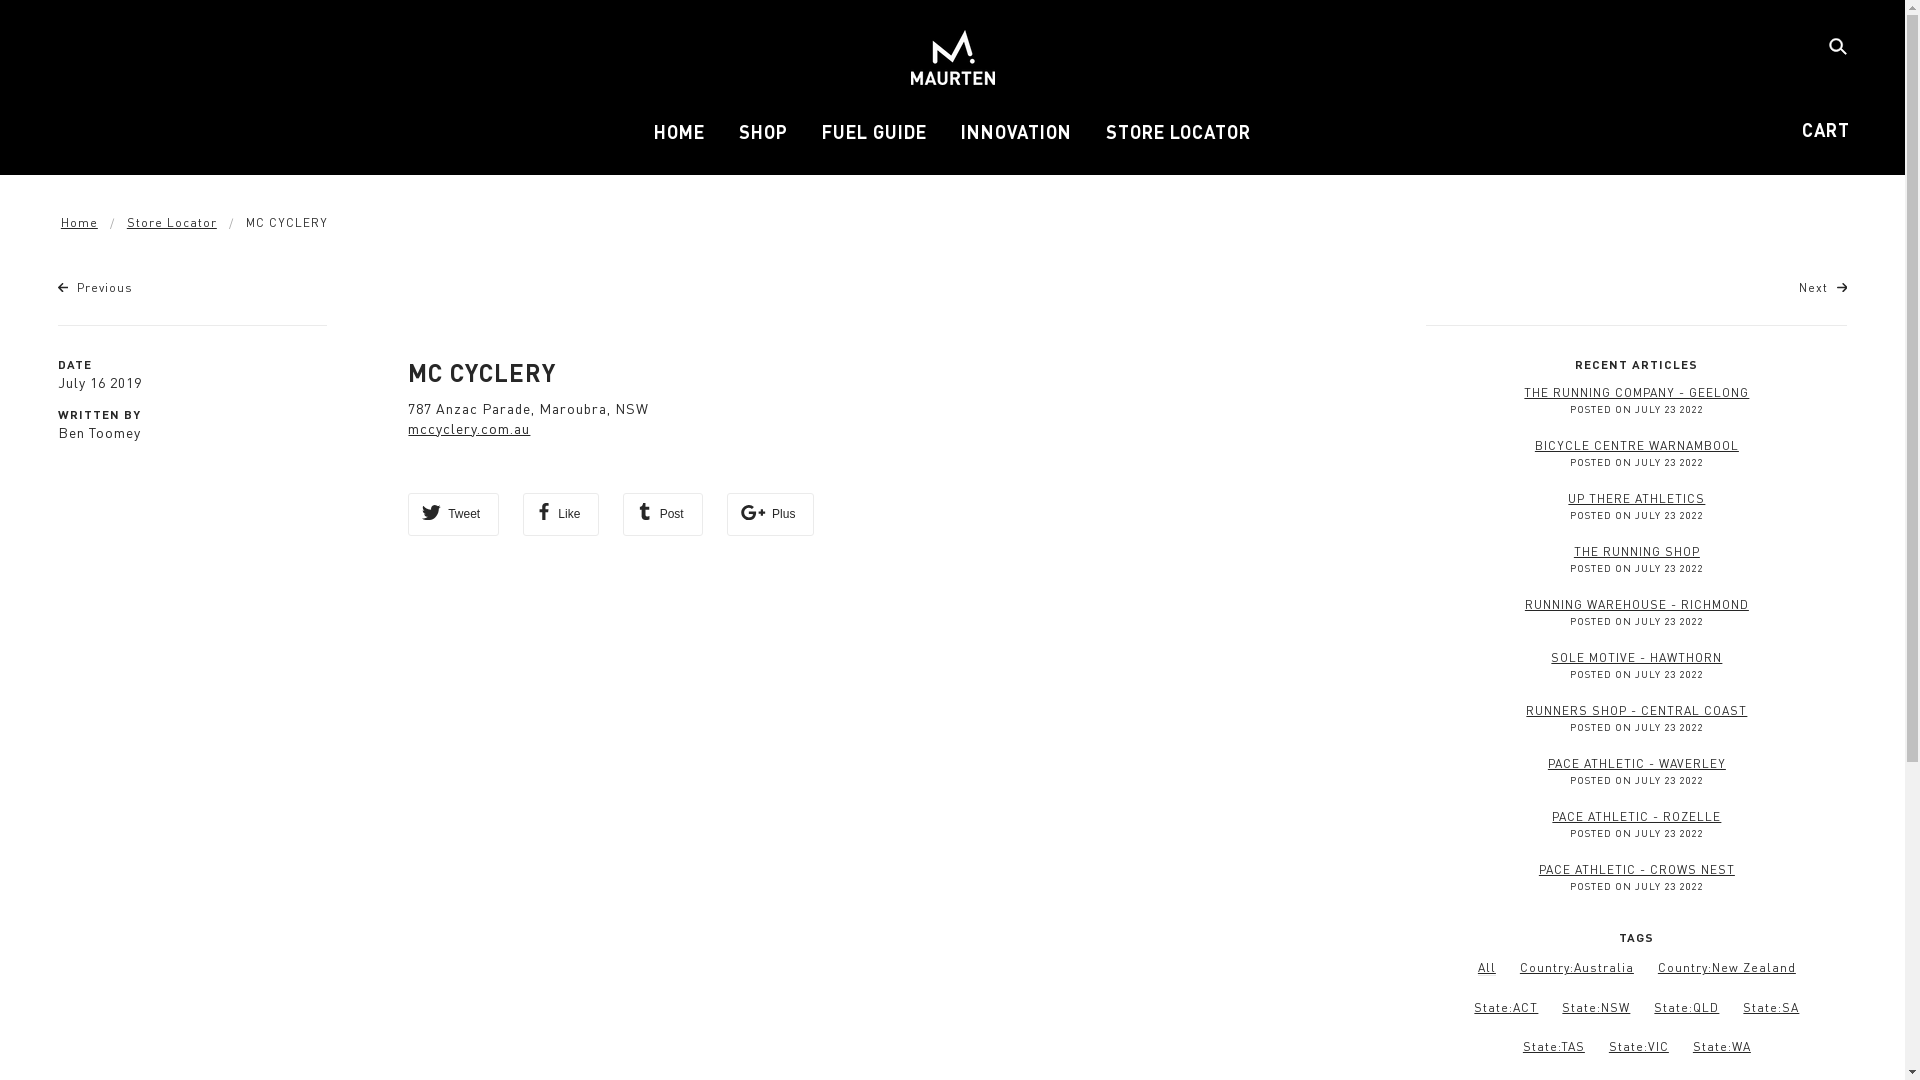  I want to click on 'State:SA', so click(1771, 1007).